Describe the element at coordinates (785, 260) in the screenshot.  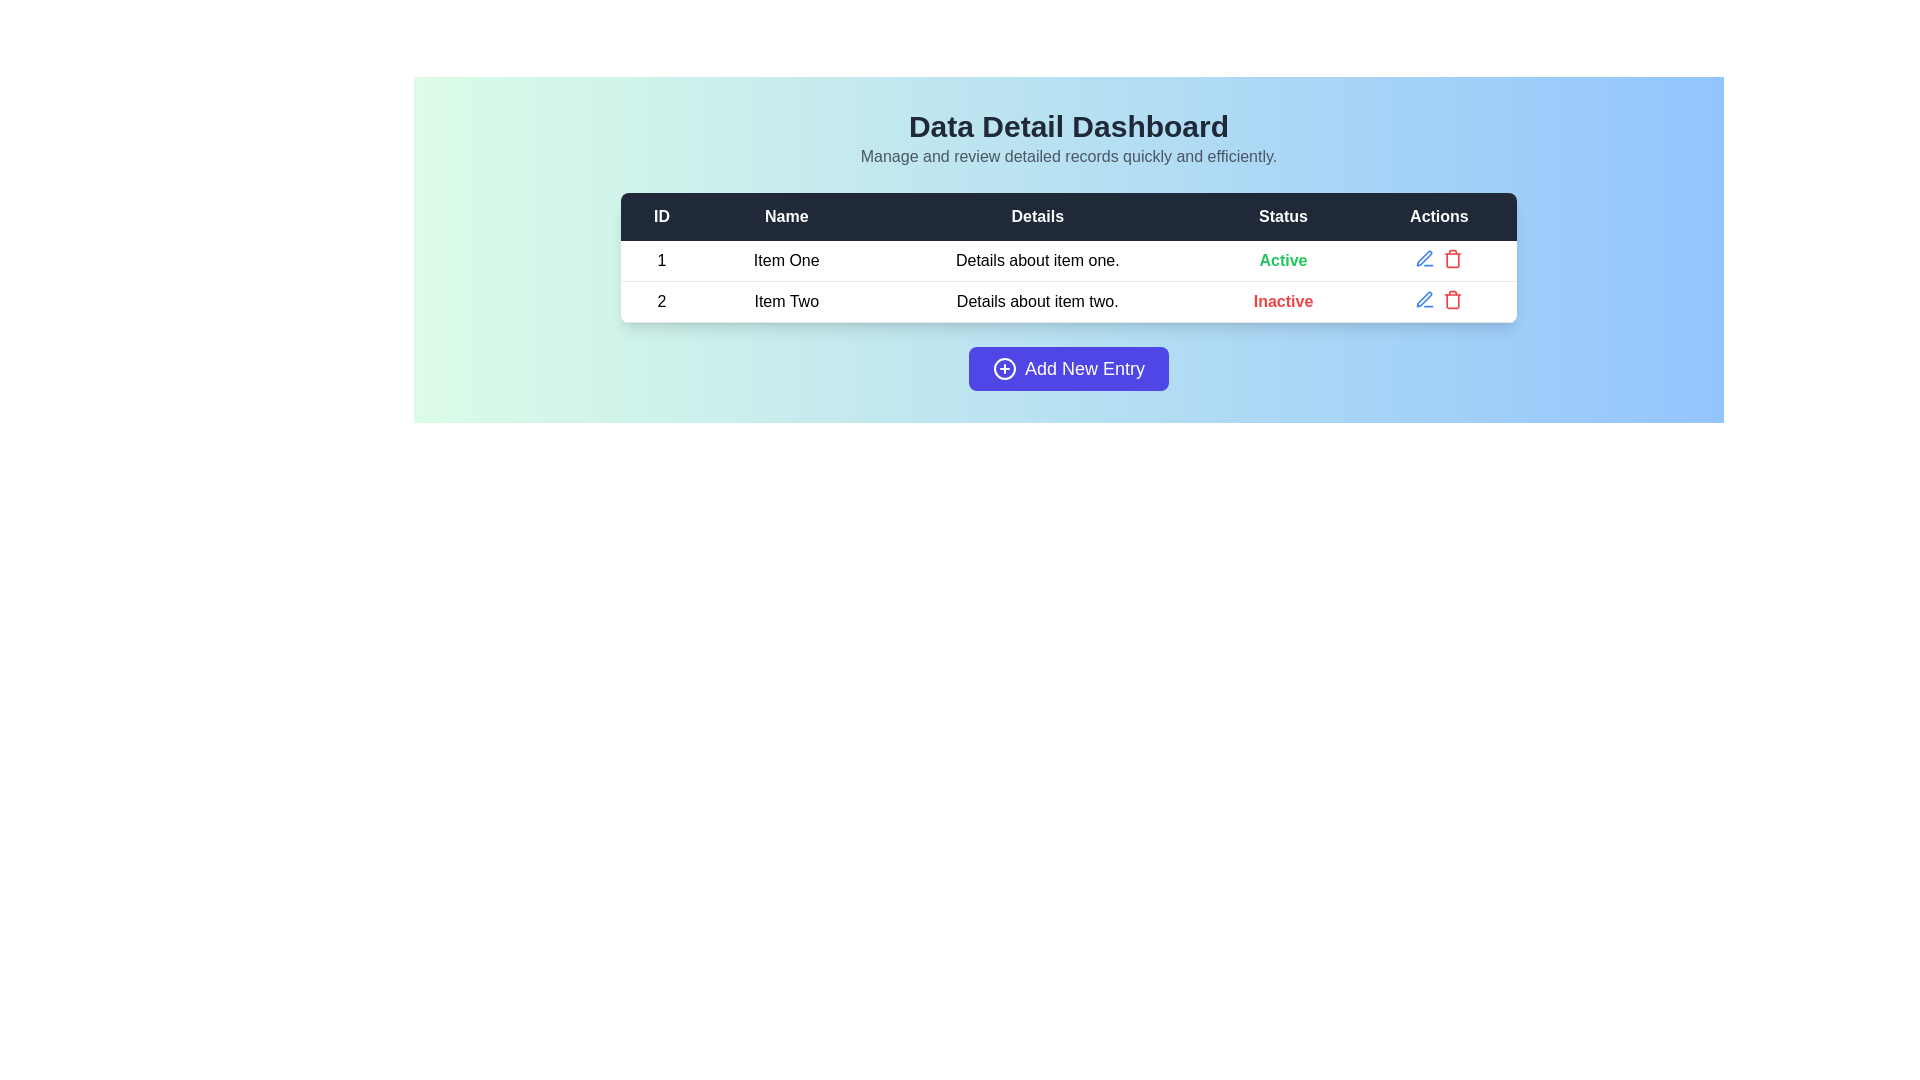
I see `the static text label displaying 'Item One' located in the second column of the first row of the table under the 'Name' header` at that location.